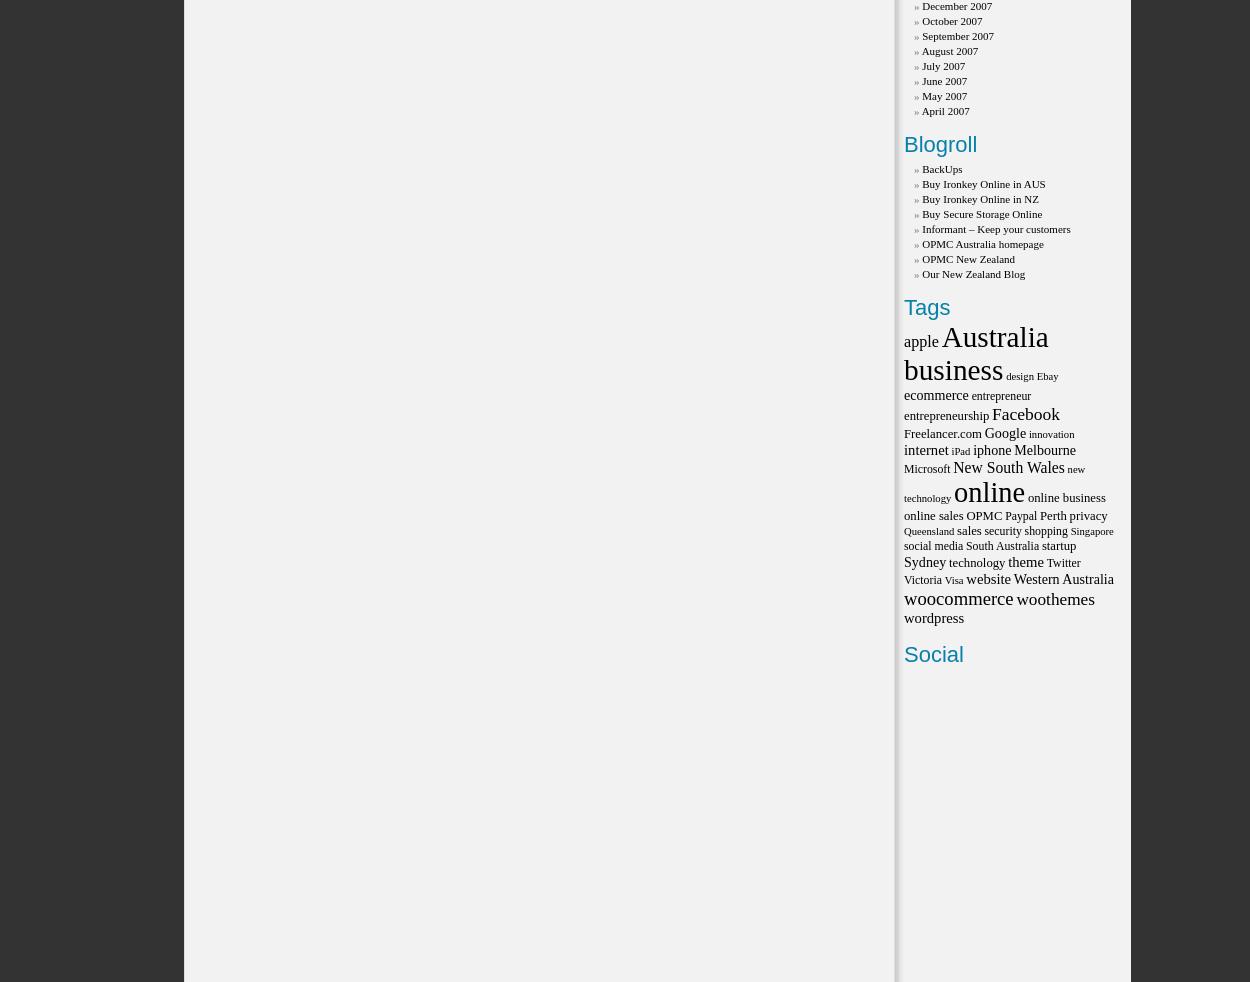  What do you see at coordinates (952, 579) in the screenshot?
I see `'Visa'` at bounding box center [952, 579].